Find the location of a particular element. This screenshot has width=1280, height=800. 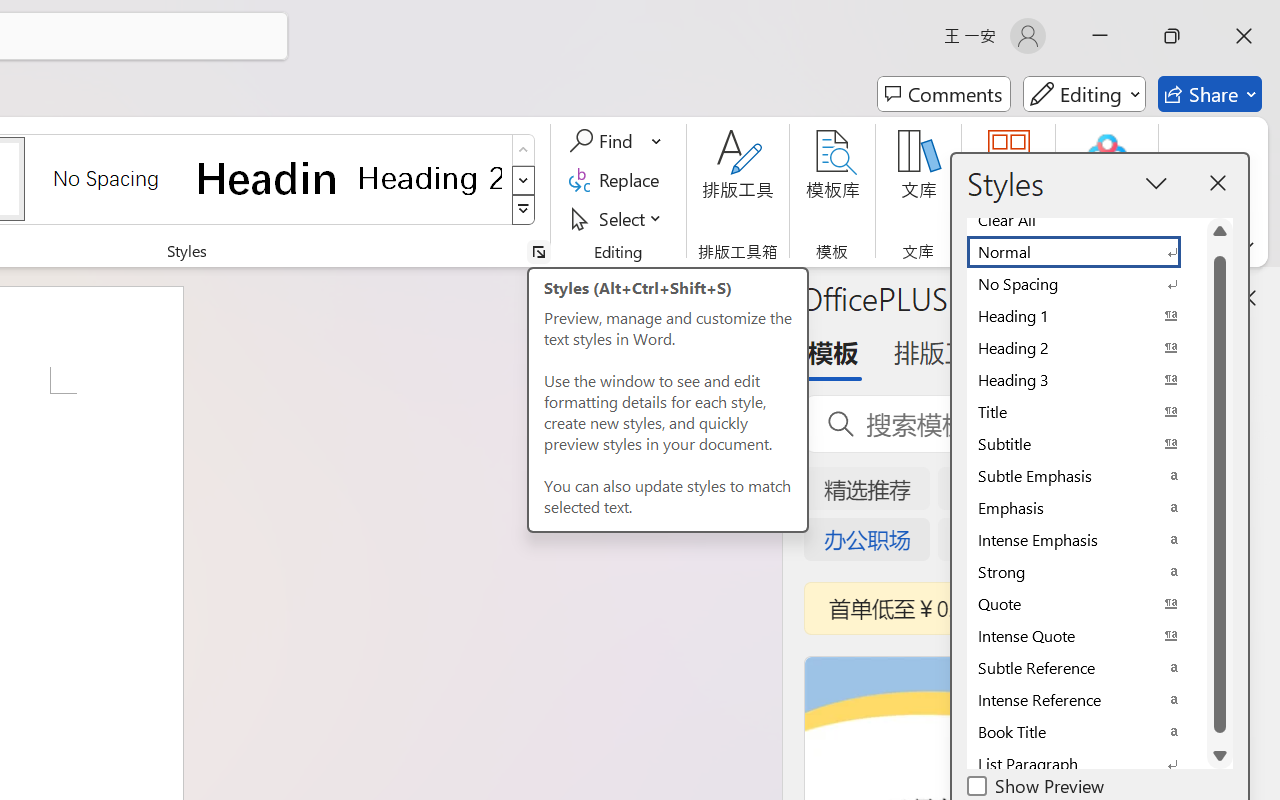

'Find' is located at coordinates (615, 141).